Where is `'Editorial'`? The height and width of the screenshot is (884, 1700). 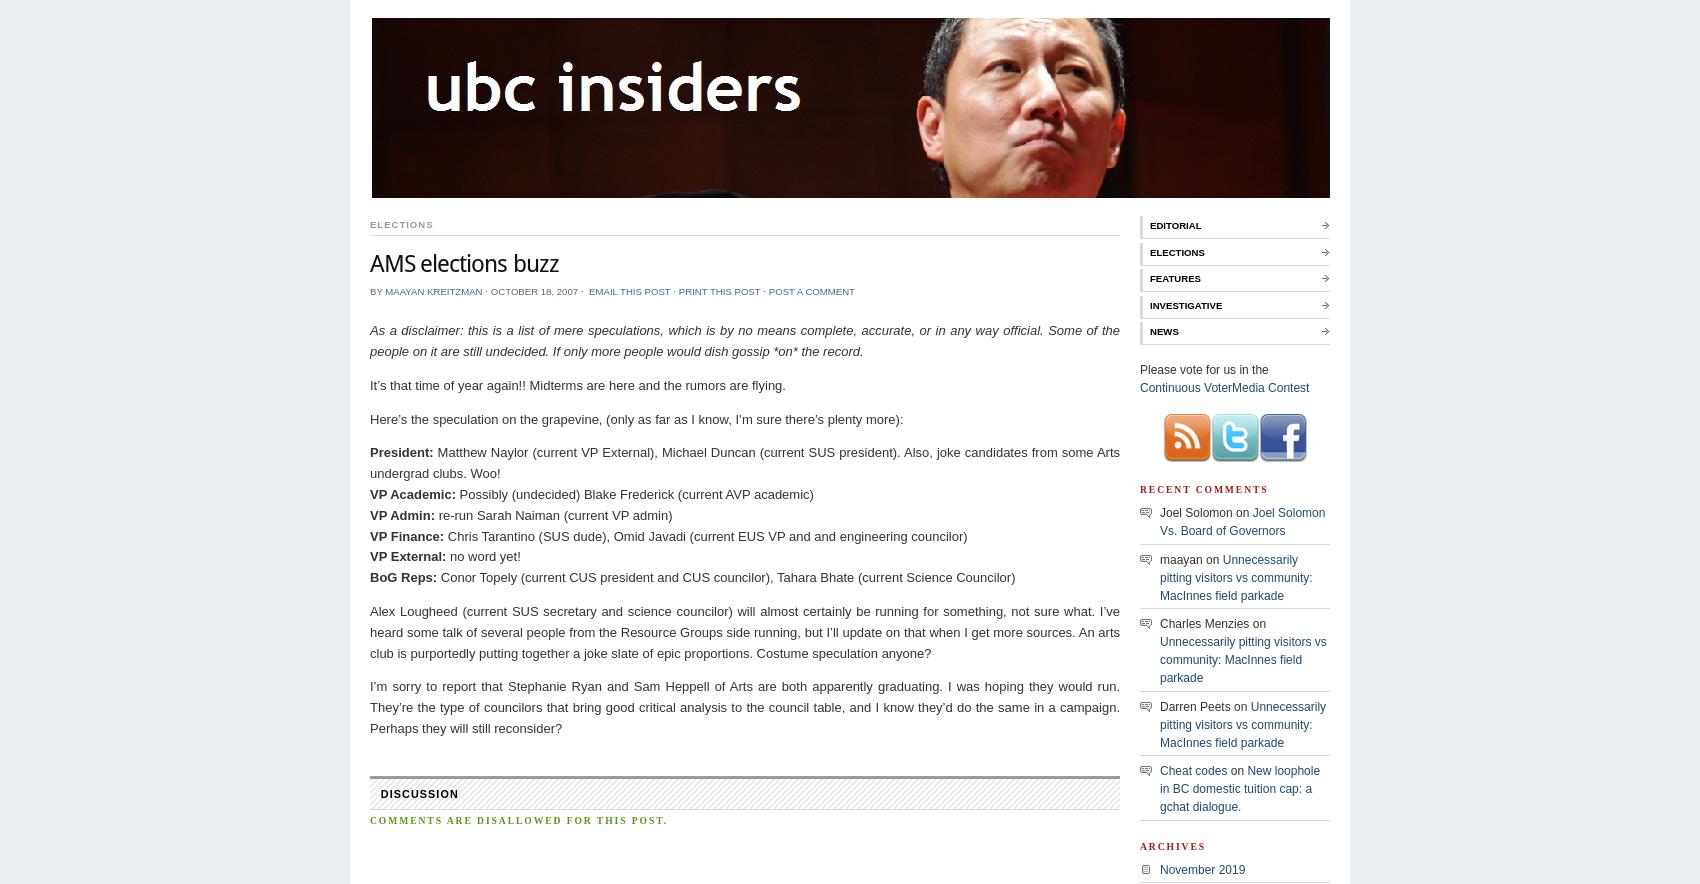
'Editorial' is located at coordinates (1174, 225).